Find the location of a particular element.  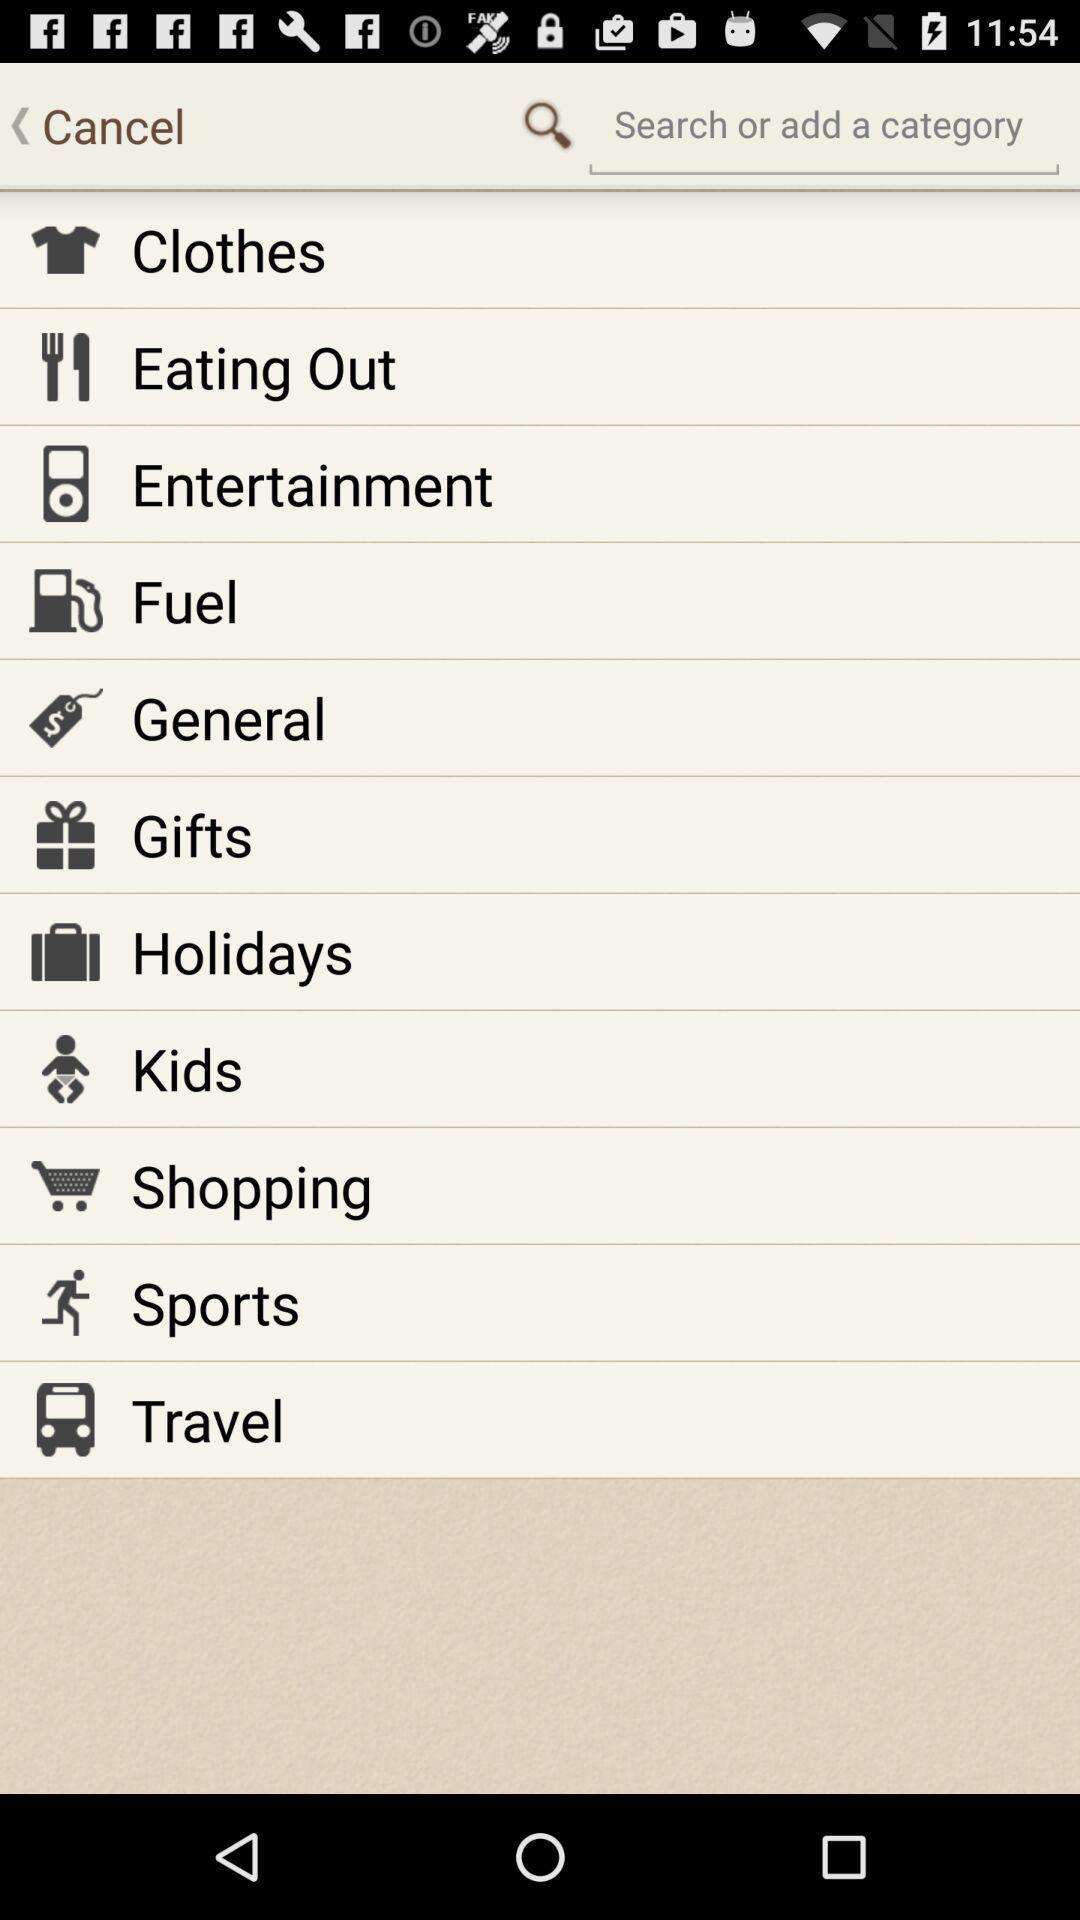

the item above gifts item is located at coordinates (228, 717).